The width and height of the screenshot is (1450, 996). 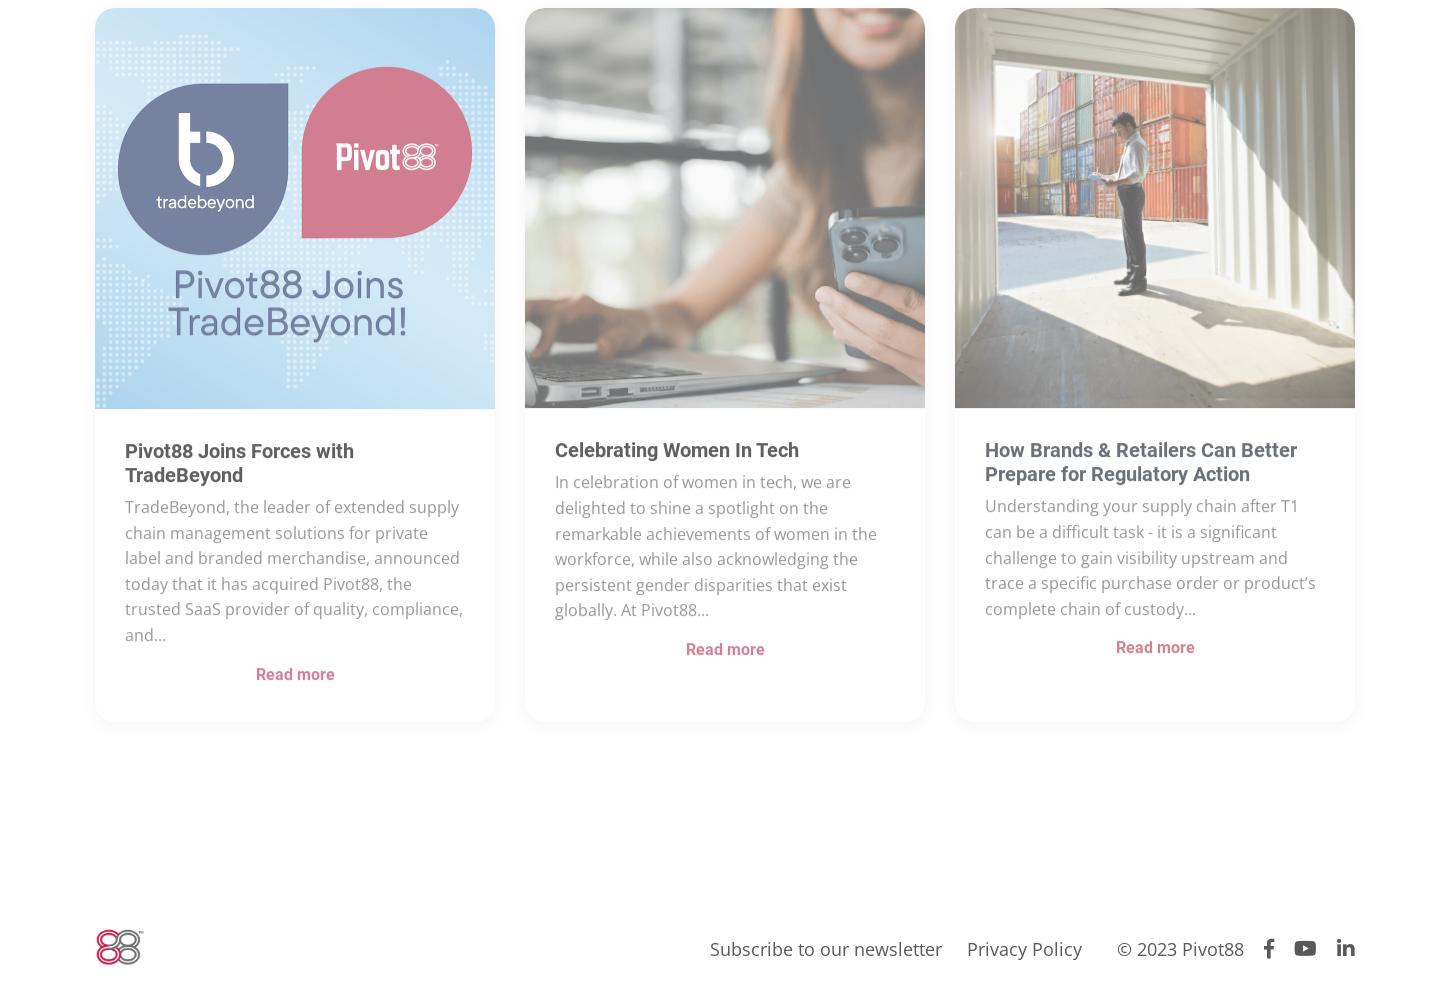 What do you see at coordinates (826, 947) in the screenshot?
I see `'Subscribe to our newsletter'` at bounding box center [826, 947].